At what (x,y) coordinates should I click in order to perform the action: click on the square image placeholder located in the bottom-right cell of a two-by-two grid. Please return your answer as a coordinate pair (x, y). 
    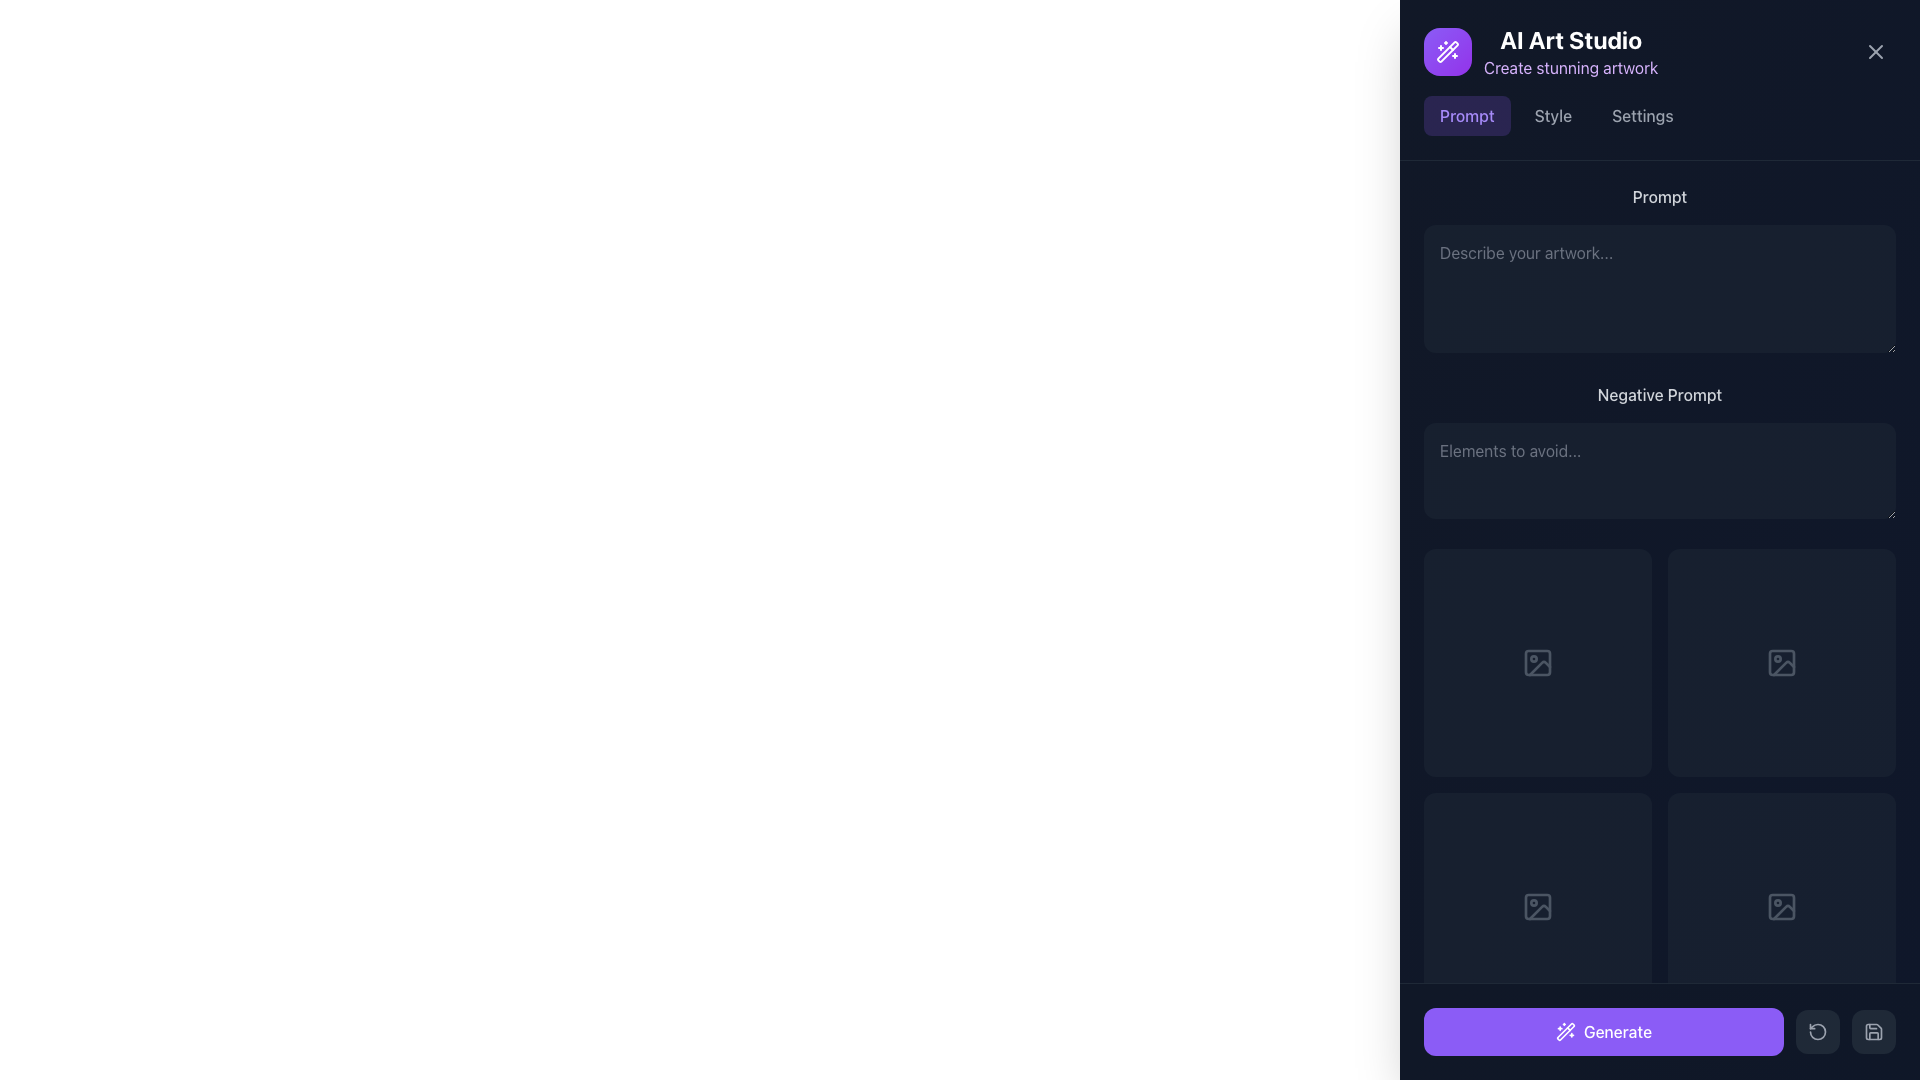
    Looking at the image, I should click on (1781, 663).